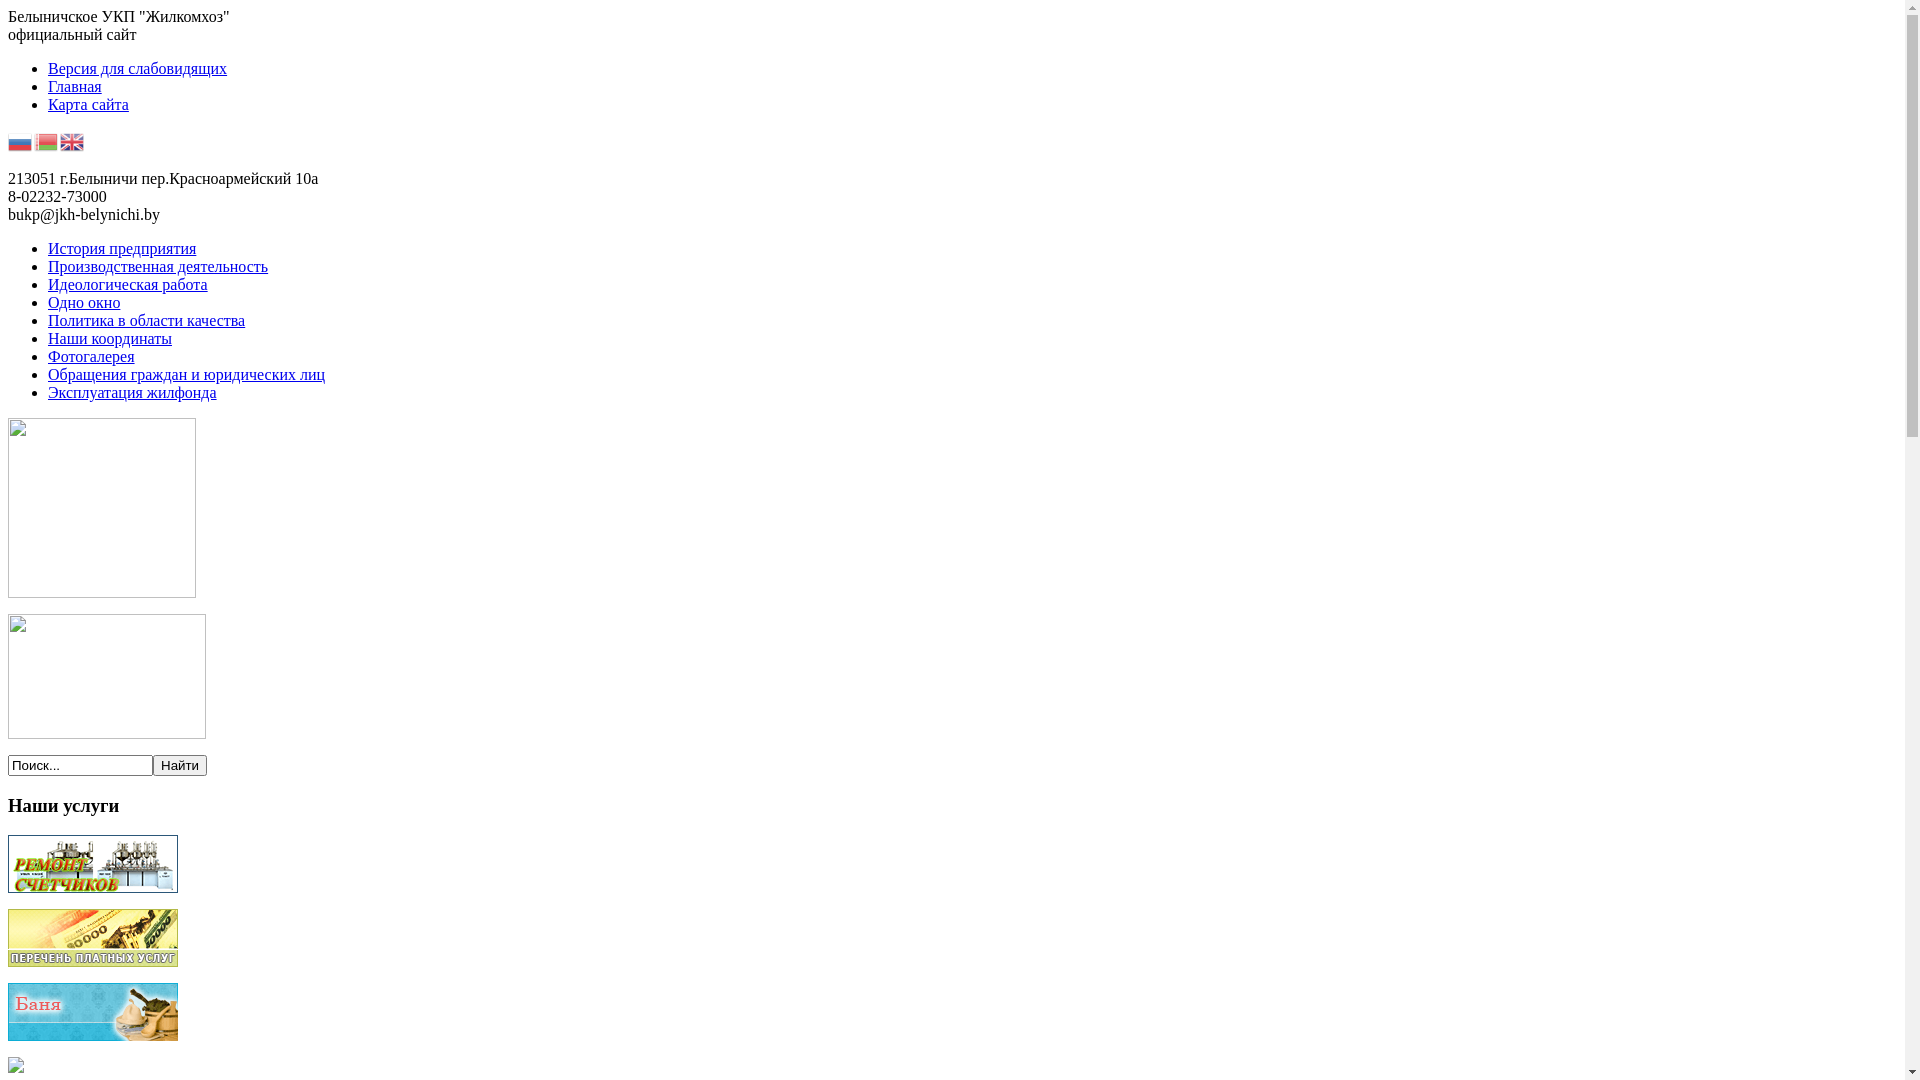  Describe the element at coordinates (47, 139) in the screenshot. I see `'Belarusian'` at that location.